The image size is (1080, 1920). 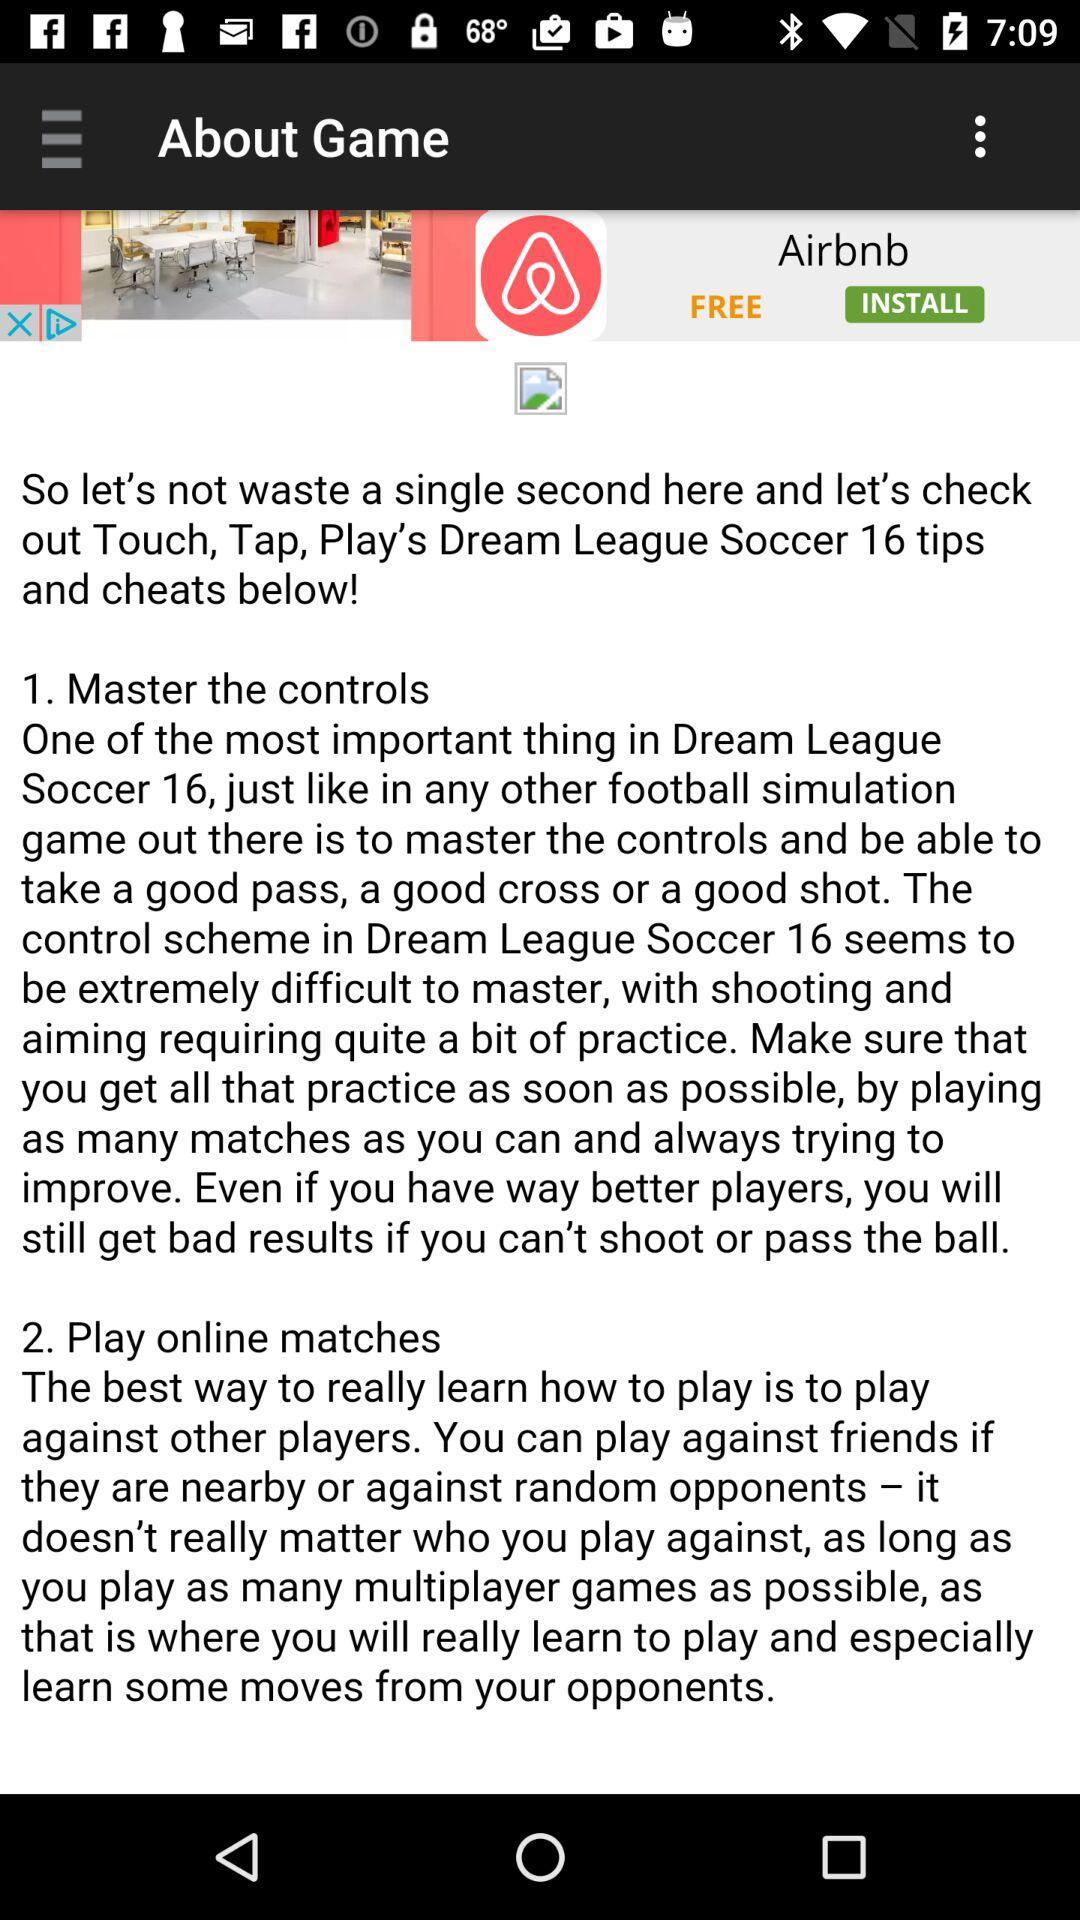 I want to click on install airbnb app, so click(x=540, y=274).